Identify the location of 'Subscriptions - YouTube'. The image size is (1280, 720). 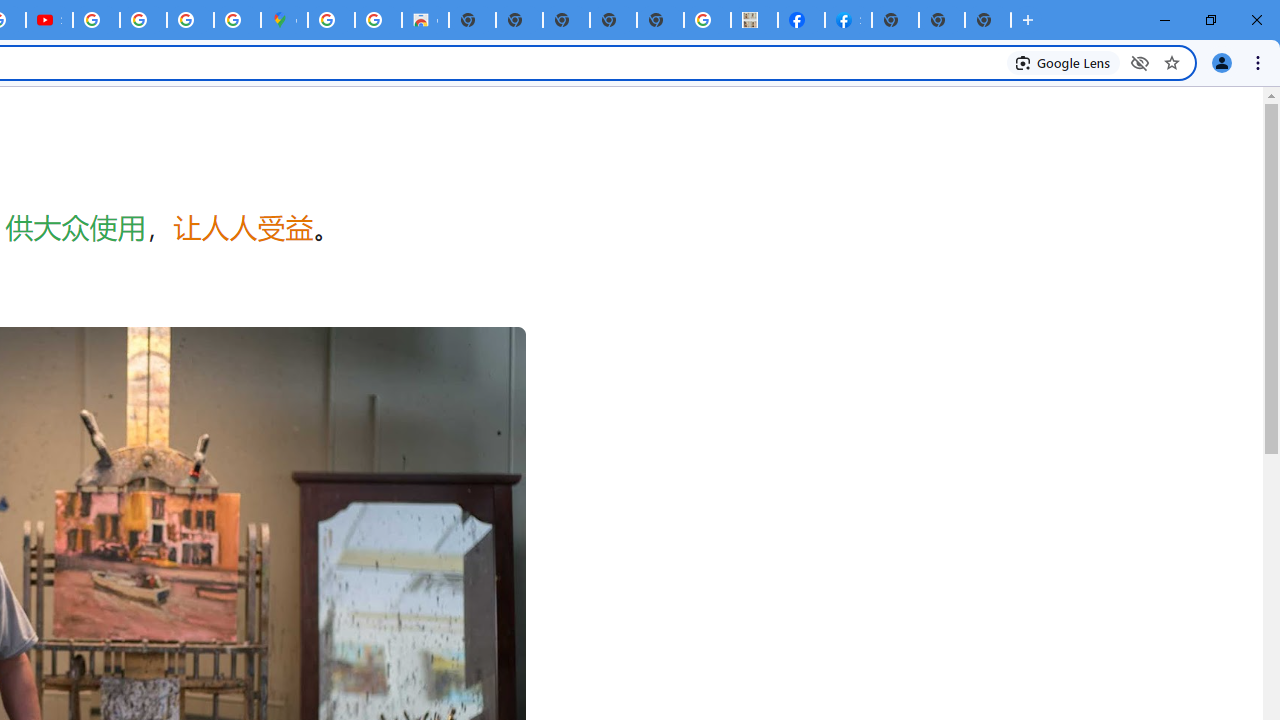
(49, 20).